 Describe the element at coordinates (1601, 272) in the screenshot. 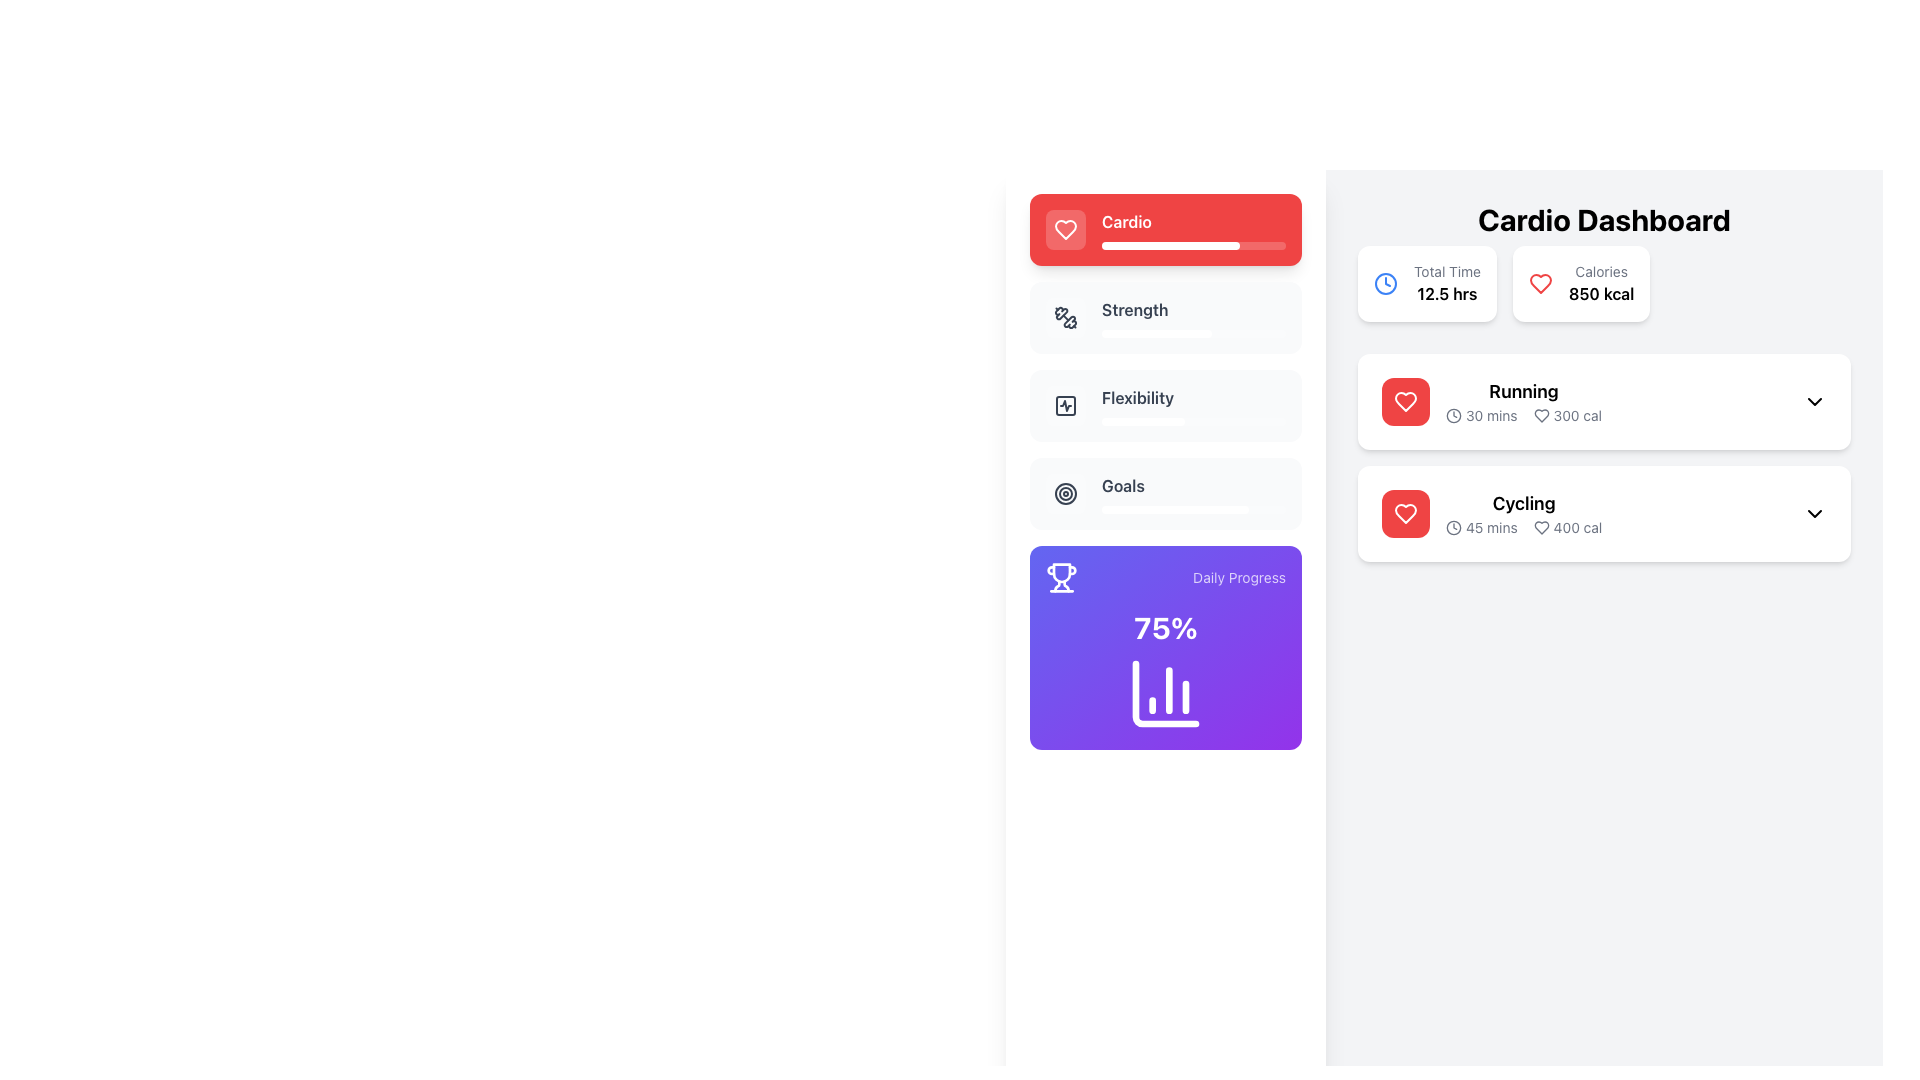

I see `the static text label that indicates '850 kcal', which describes the total calories burned in the Cardio Dashboard's header area, positioned beside the 'Total Time' statistic box` at that location.